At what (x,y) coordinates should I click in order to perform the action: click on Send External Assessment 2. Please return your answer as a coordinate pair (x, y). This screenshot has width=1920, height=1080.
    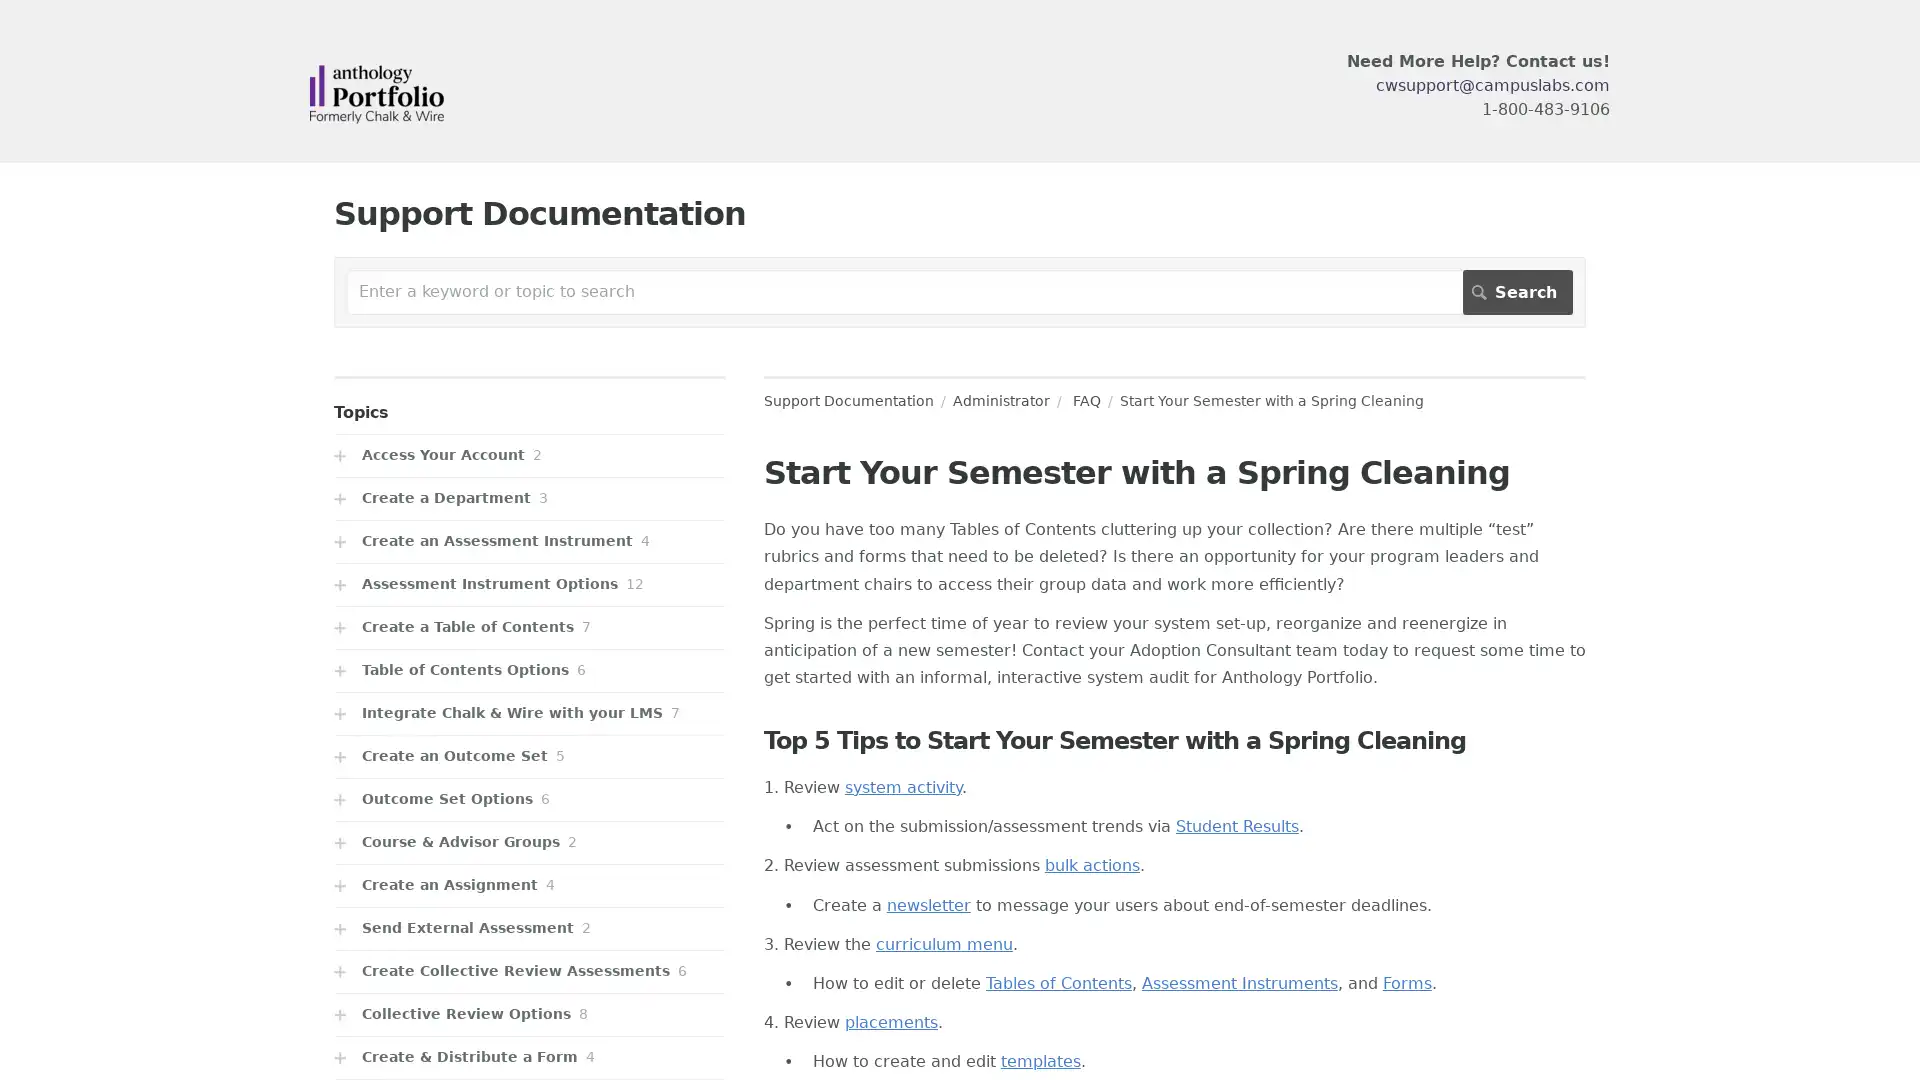
    Looking at the image, I should click on (529, 928).